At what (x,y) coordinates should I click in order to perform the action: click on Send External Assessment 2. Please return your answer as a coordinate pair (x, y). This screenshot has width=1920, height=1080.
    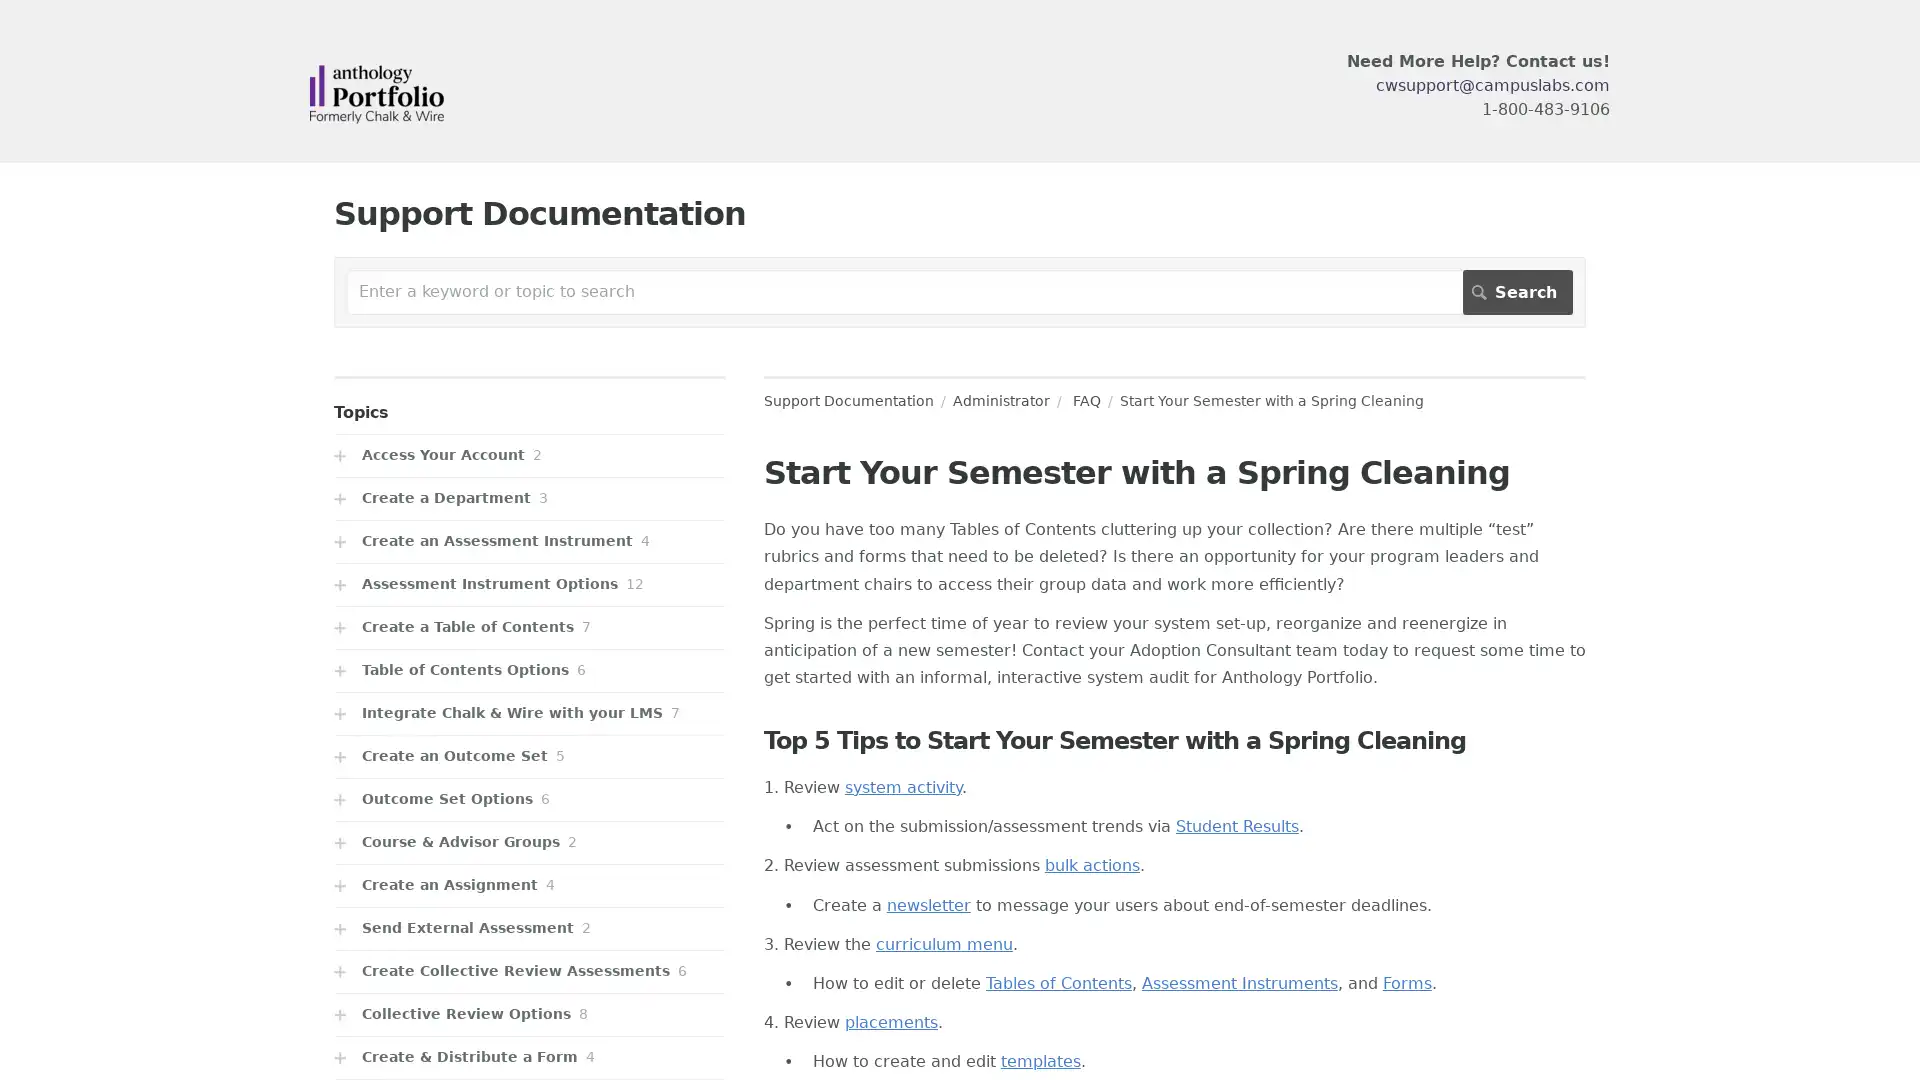
    Looking at the image, I should click on (529, 928).